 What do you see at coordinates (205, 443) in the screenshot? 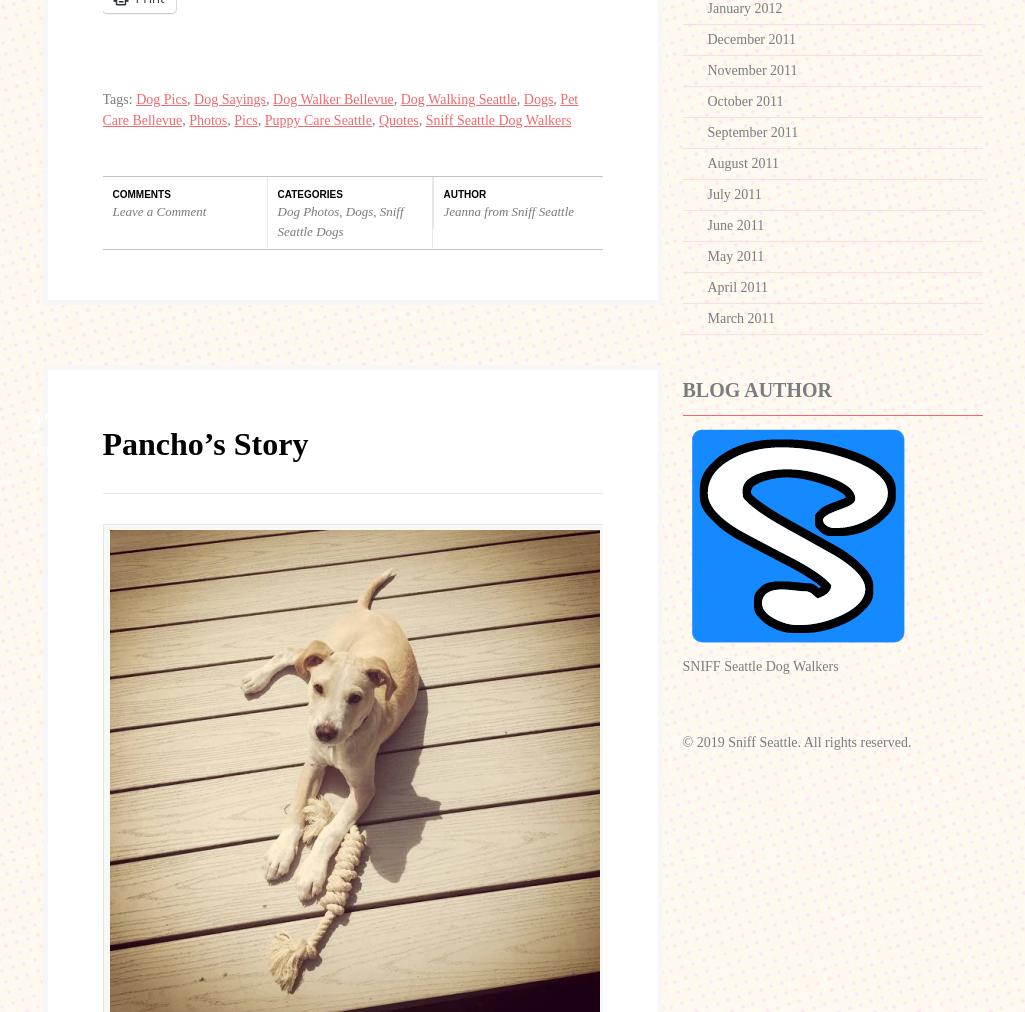
I see `'Pancho’s Story'` at bounding box center [205, 443].